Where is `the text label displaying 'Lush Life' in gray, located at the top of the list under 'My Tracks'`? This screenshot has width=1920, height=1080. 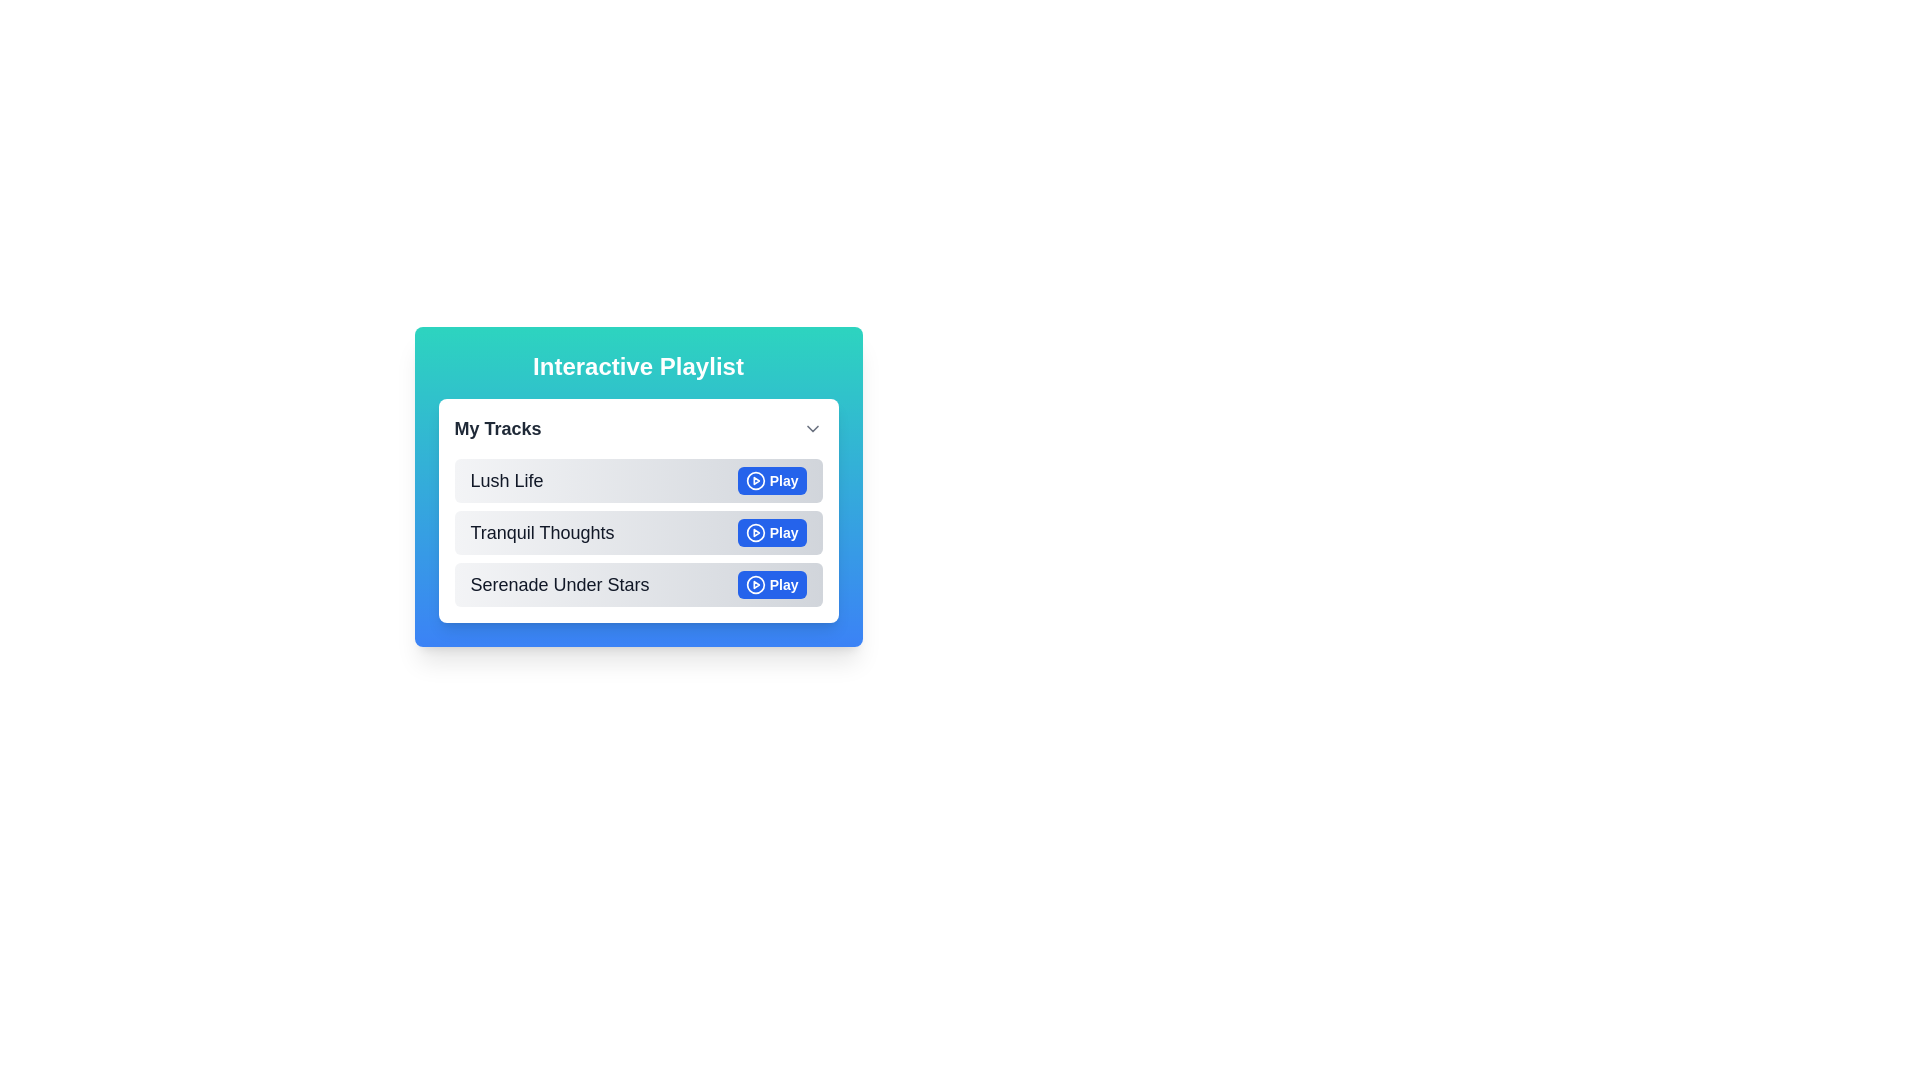
the text label displaying 'Lush Life' in gray, located at the top of the list under 'My Tracks' is located at coordinates (507, 481).